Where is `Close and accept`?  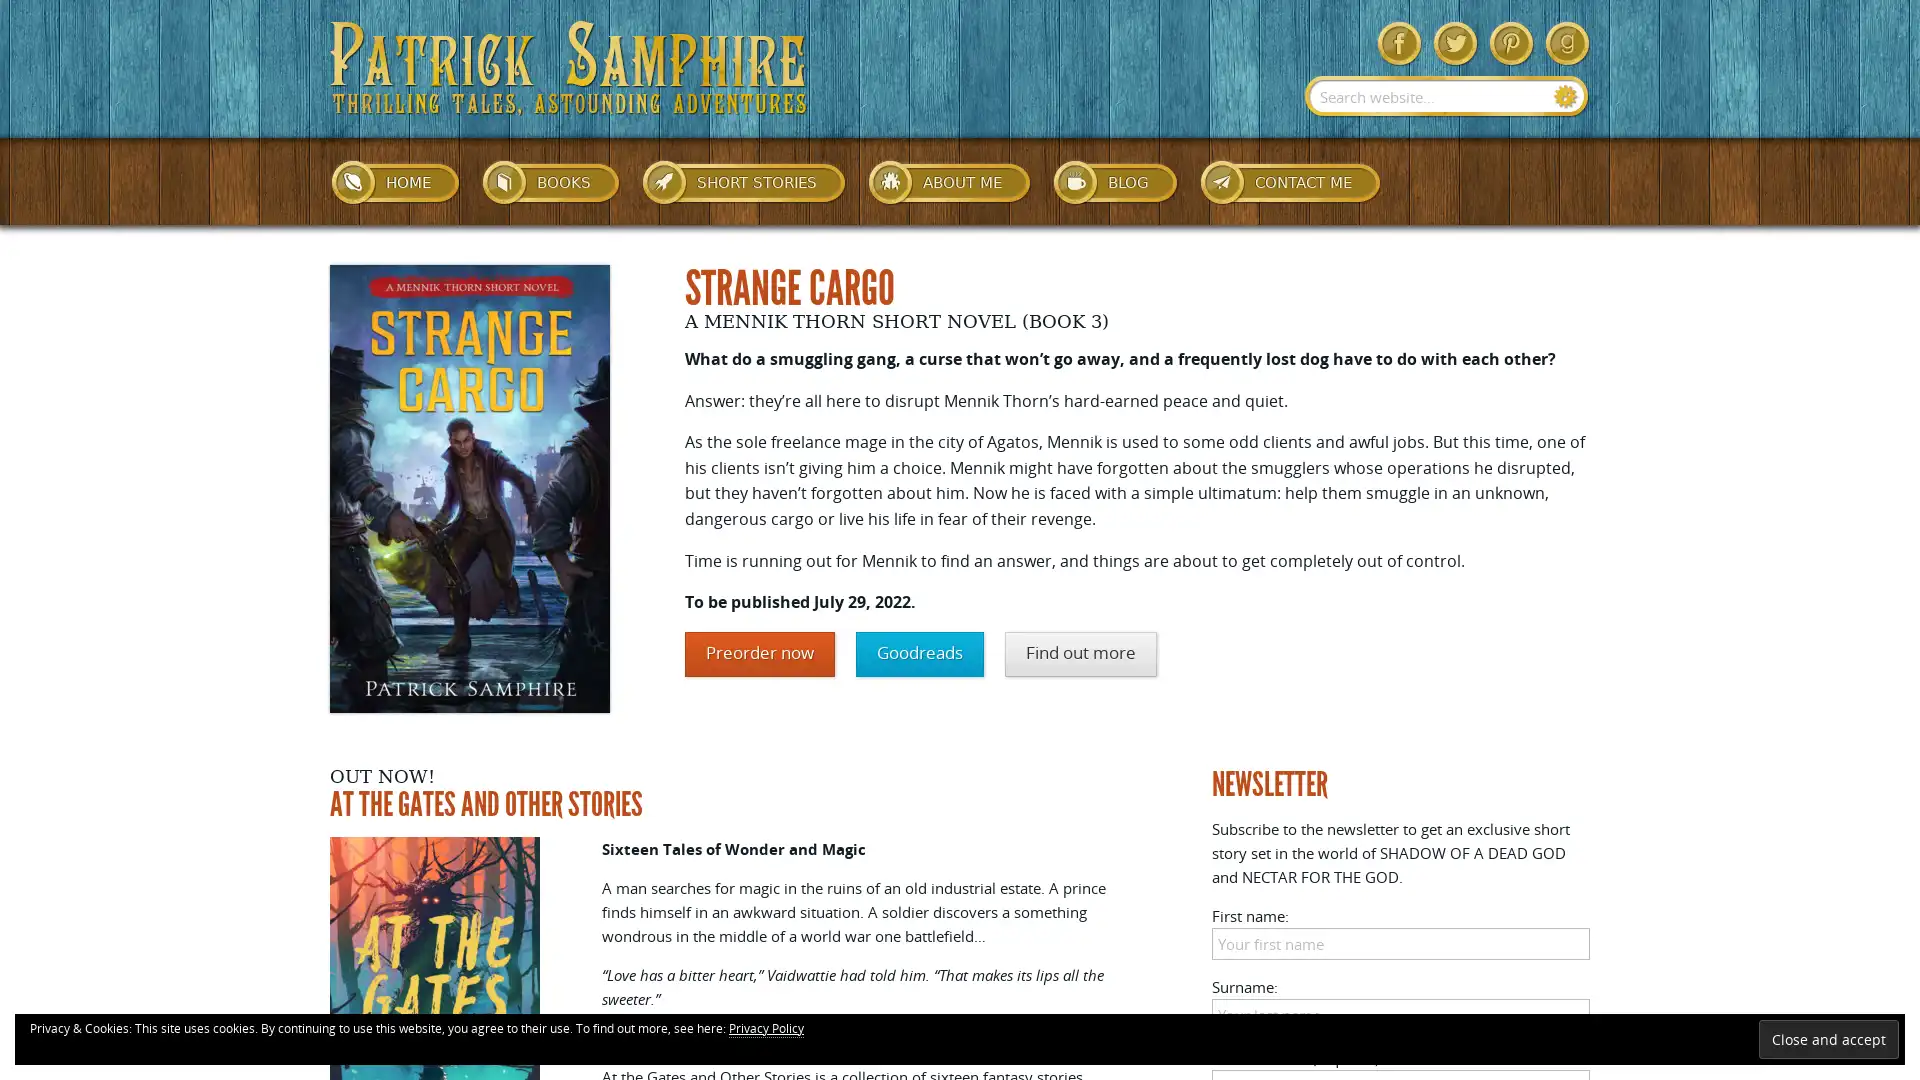
Close and accept is located at coordinates (1828, 1038).